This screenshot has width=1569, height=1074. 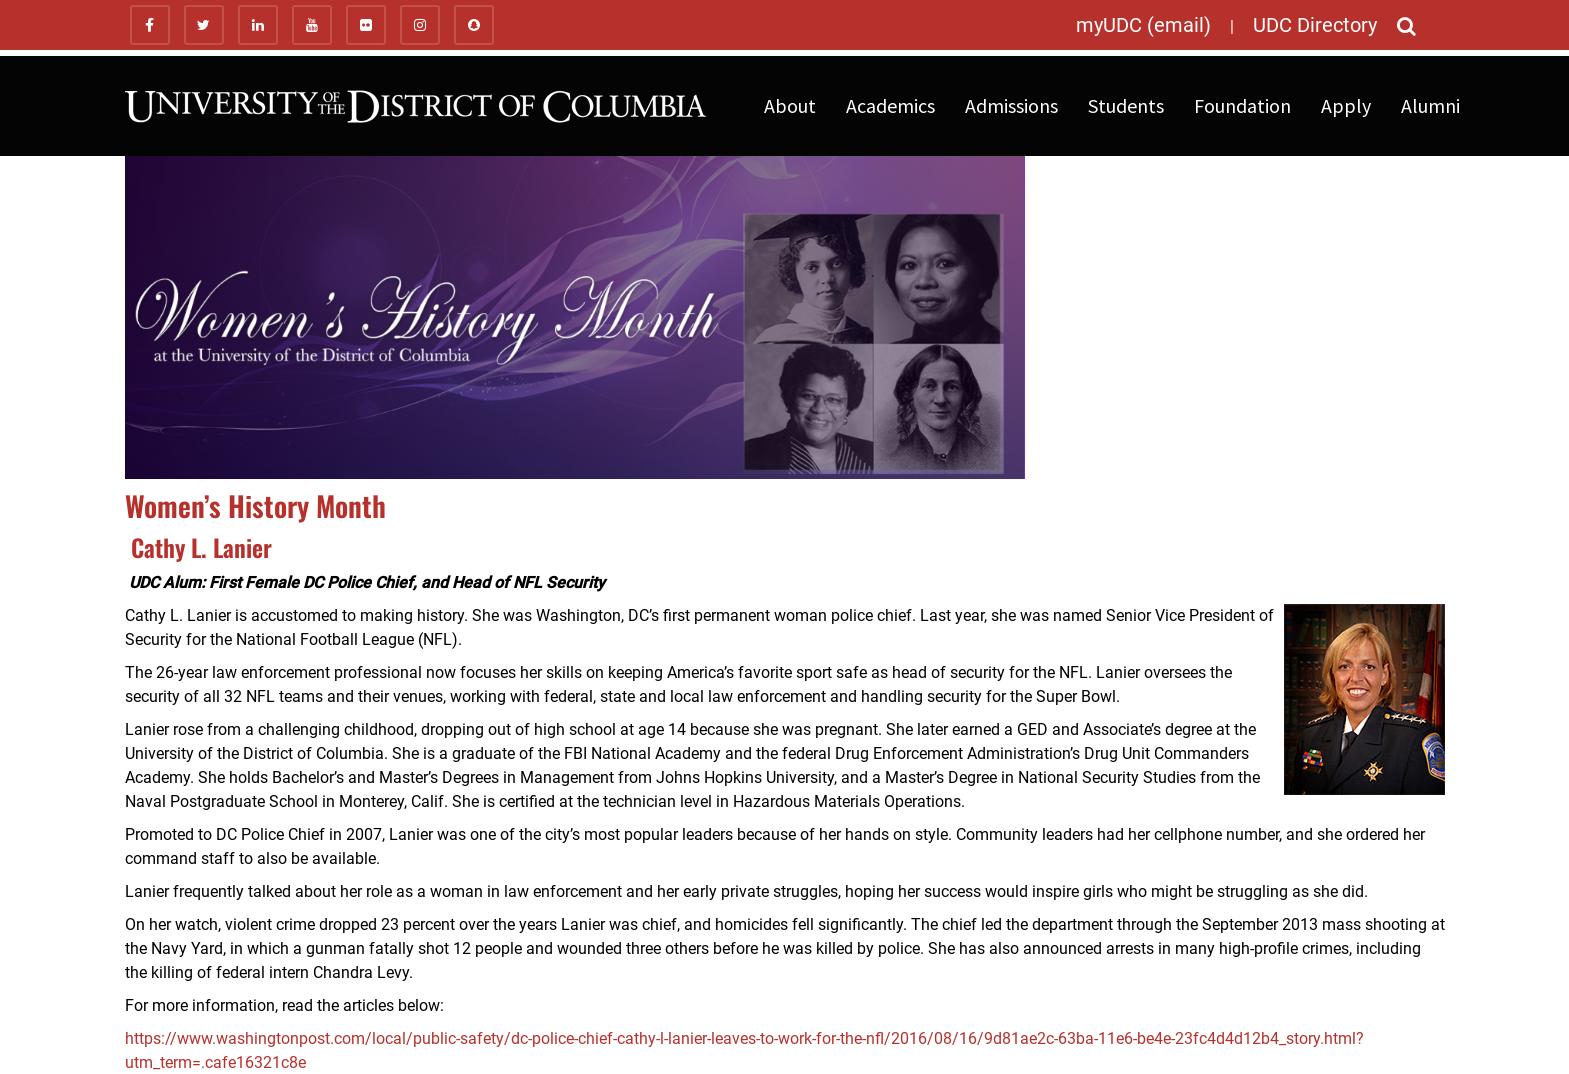 I want to click on 'The 26-year law enforcement professional now focuses her skills on keeping America’s favorite sport safe as head of security for the NFL. Lanier oversees the security of all 32 NFL teams and their venues, working with federal, state and local law enforcement and handling security for the Super Bowl.', so click(x=122, y=683).